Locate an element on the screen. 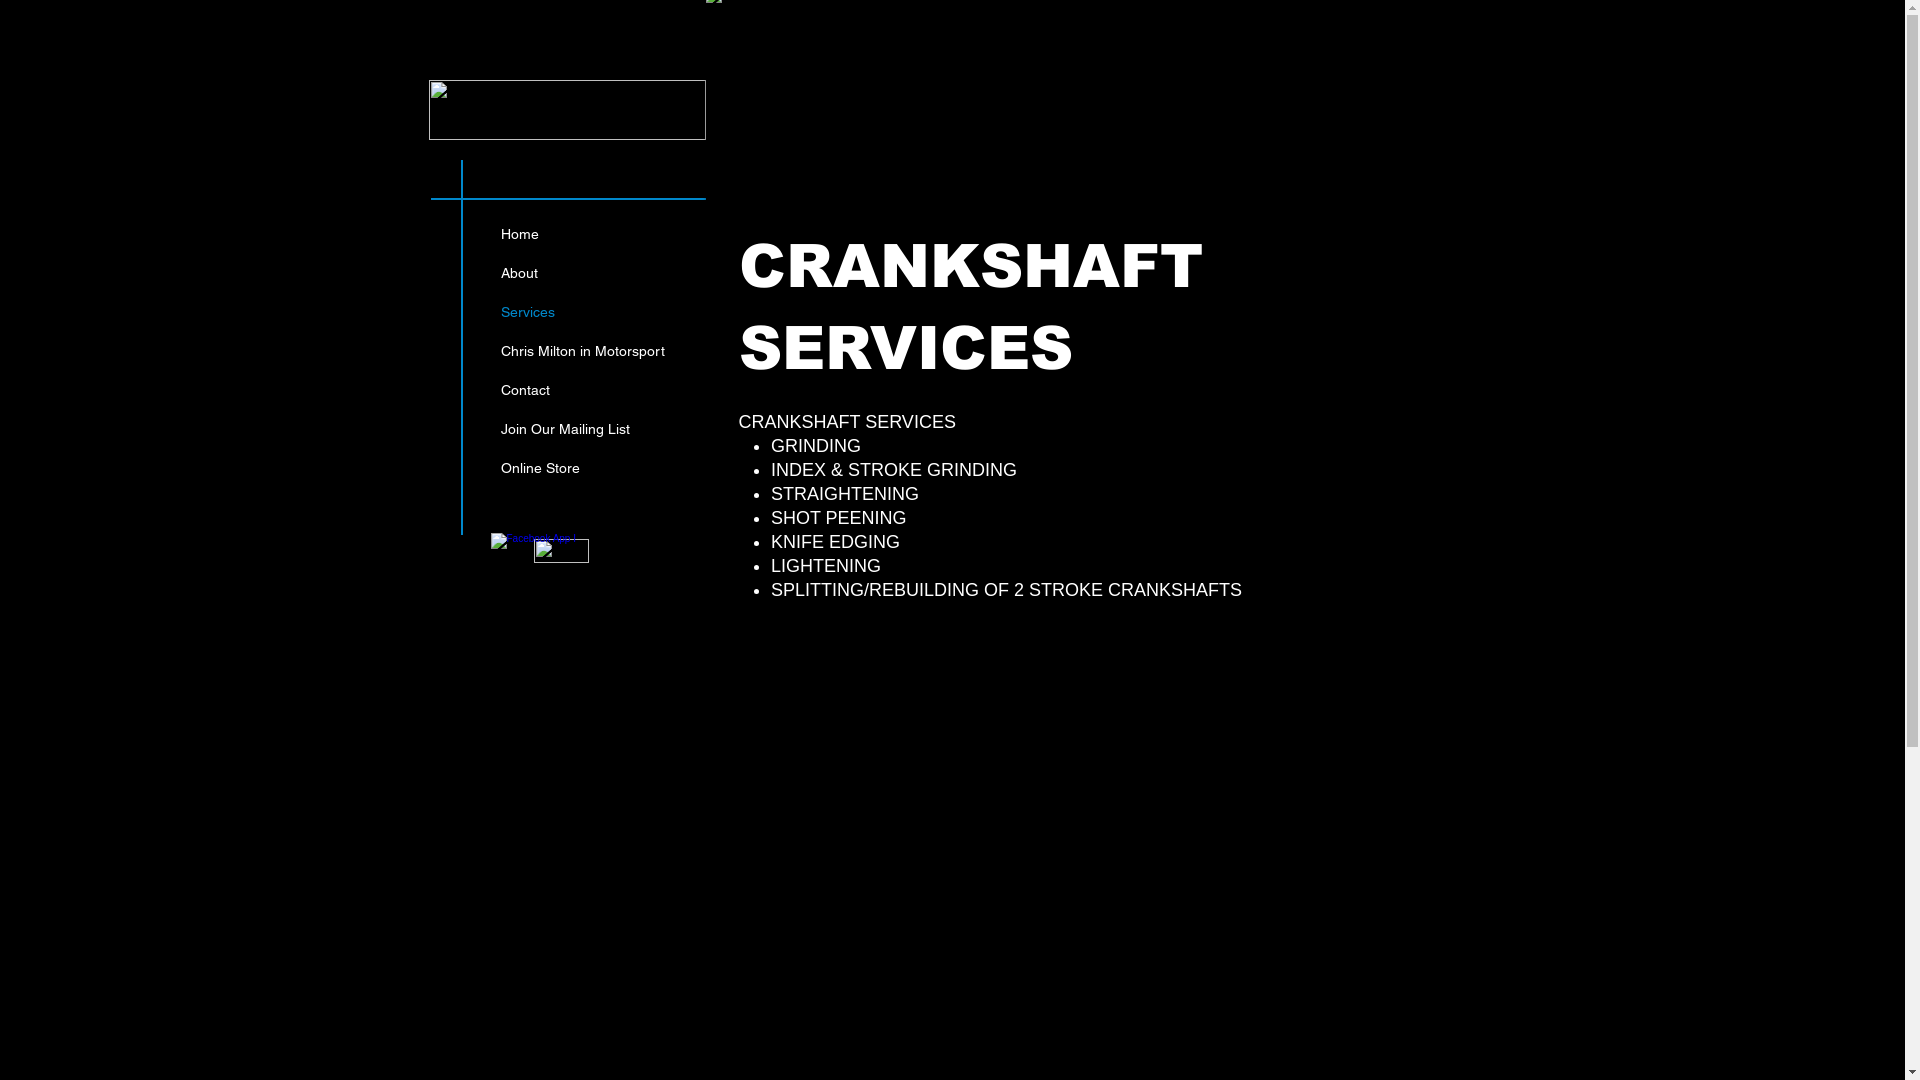 This screenshot has height=1080, width=1920. 'Services' is located at coordinates (489, 312).